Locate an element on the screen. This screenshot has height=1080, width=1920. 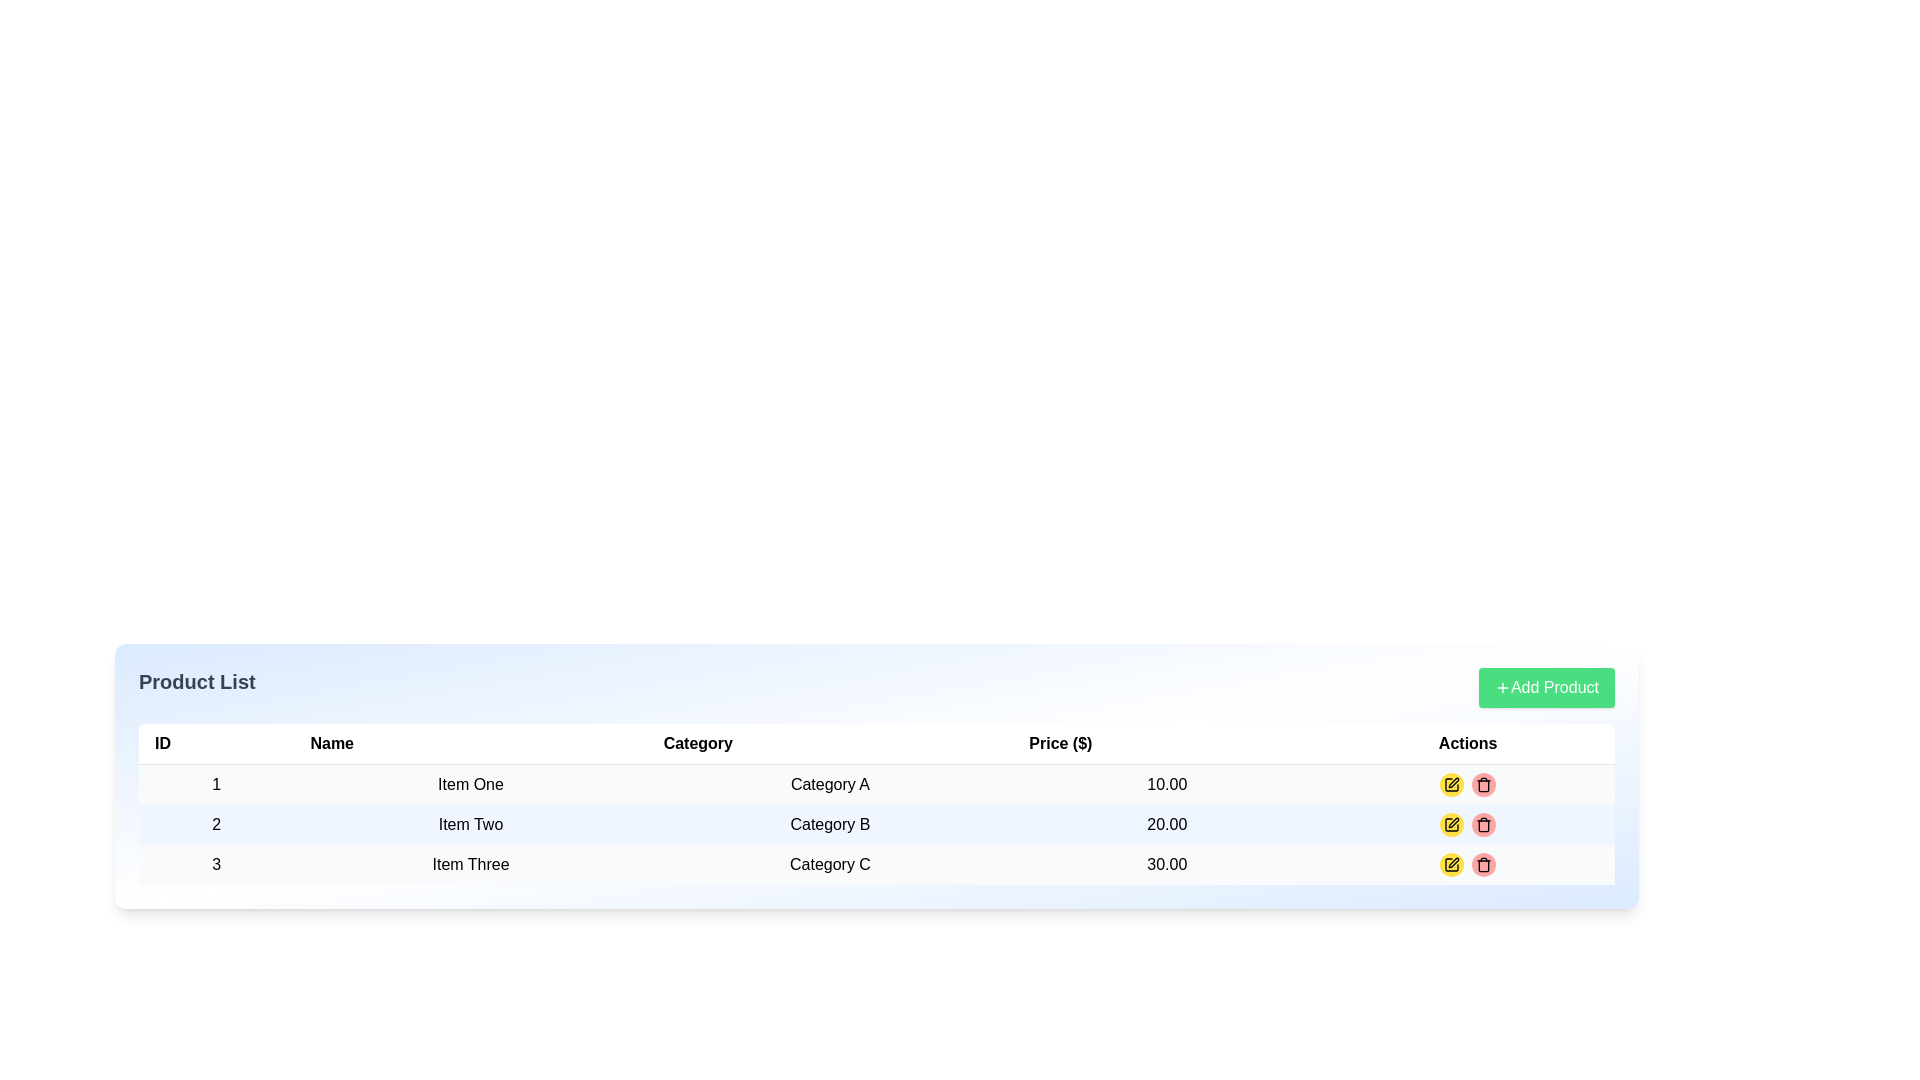
the delete button located in the 'Actions' column of the third row in the product list table is located at coordinates (1484, 825).